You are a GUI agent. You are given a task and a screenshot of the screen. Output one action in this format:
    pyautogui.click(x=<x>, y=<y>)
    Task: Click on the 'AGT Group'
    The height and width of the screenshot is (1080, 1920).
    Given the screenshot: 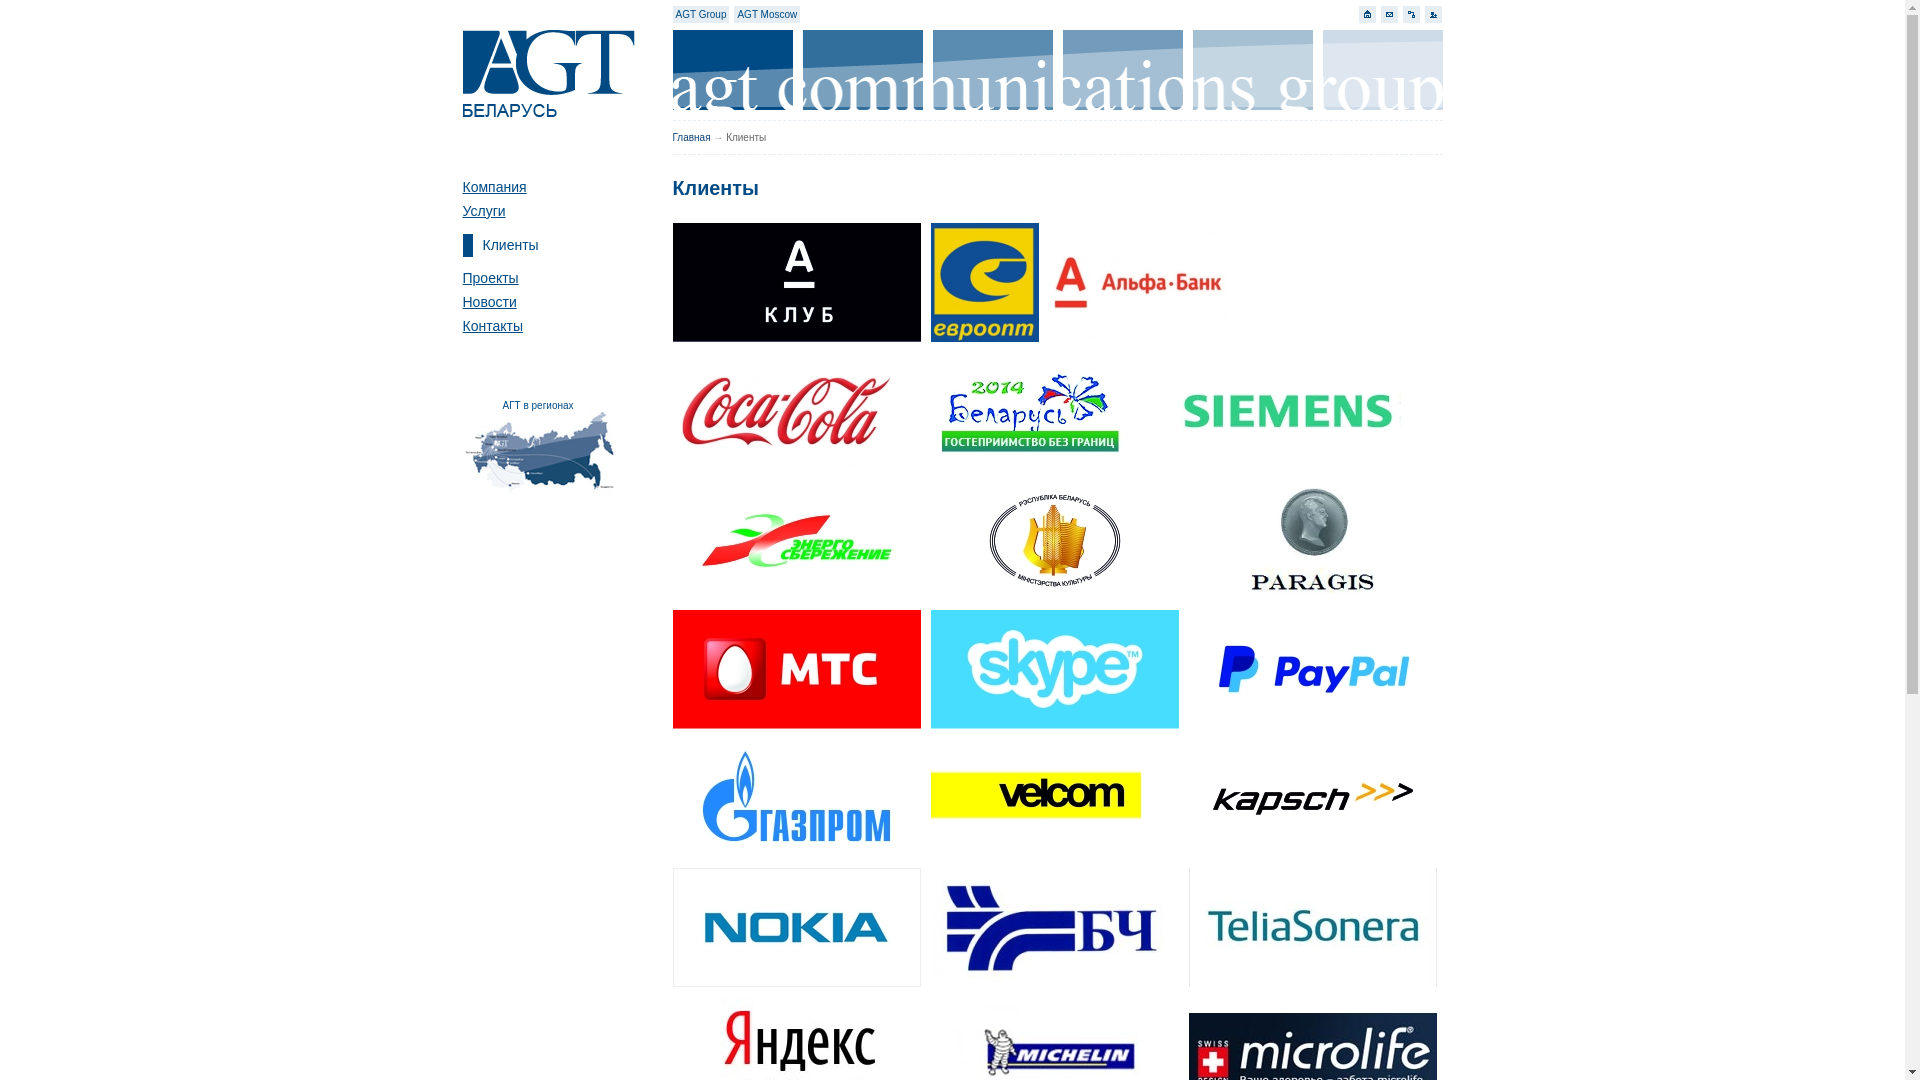 What is the action you would take?
    pyautogui.click(x=701, y=14)
    